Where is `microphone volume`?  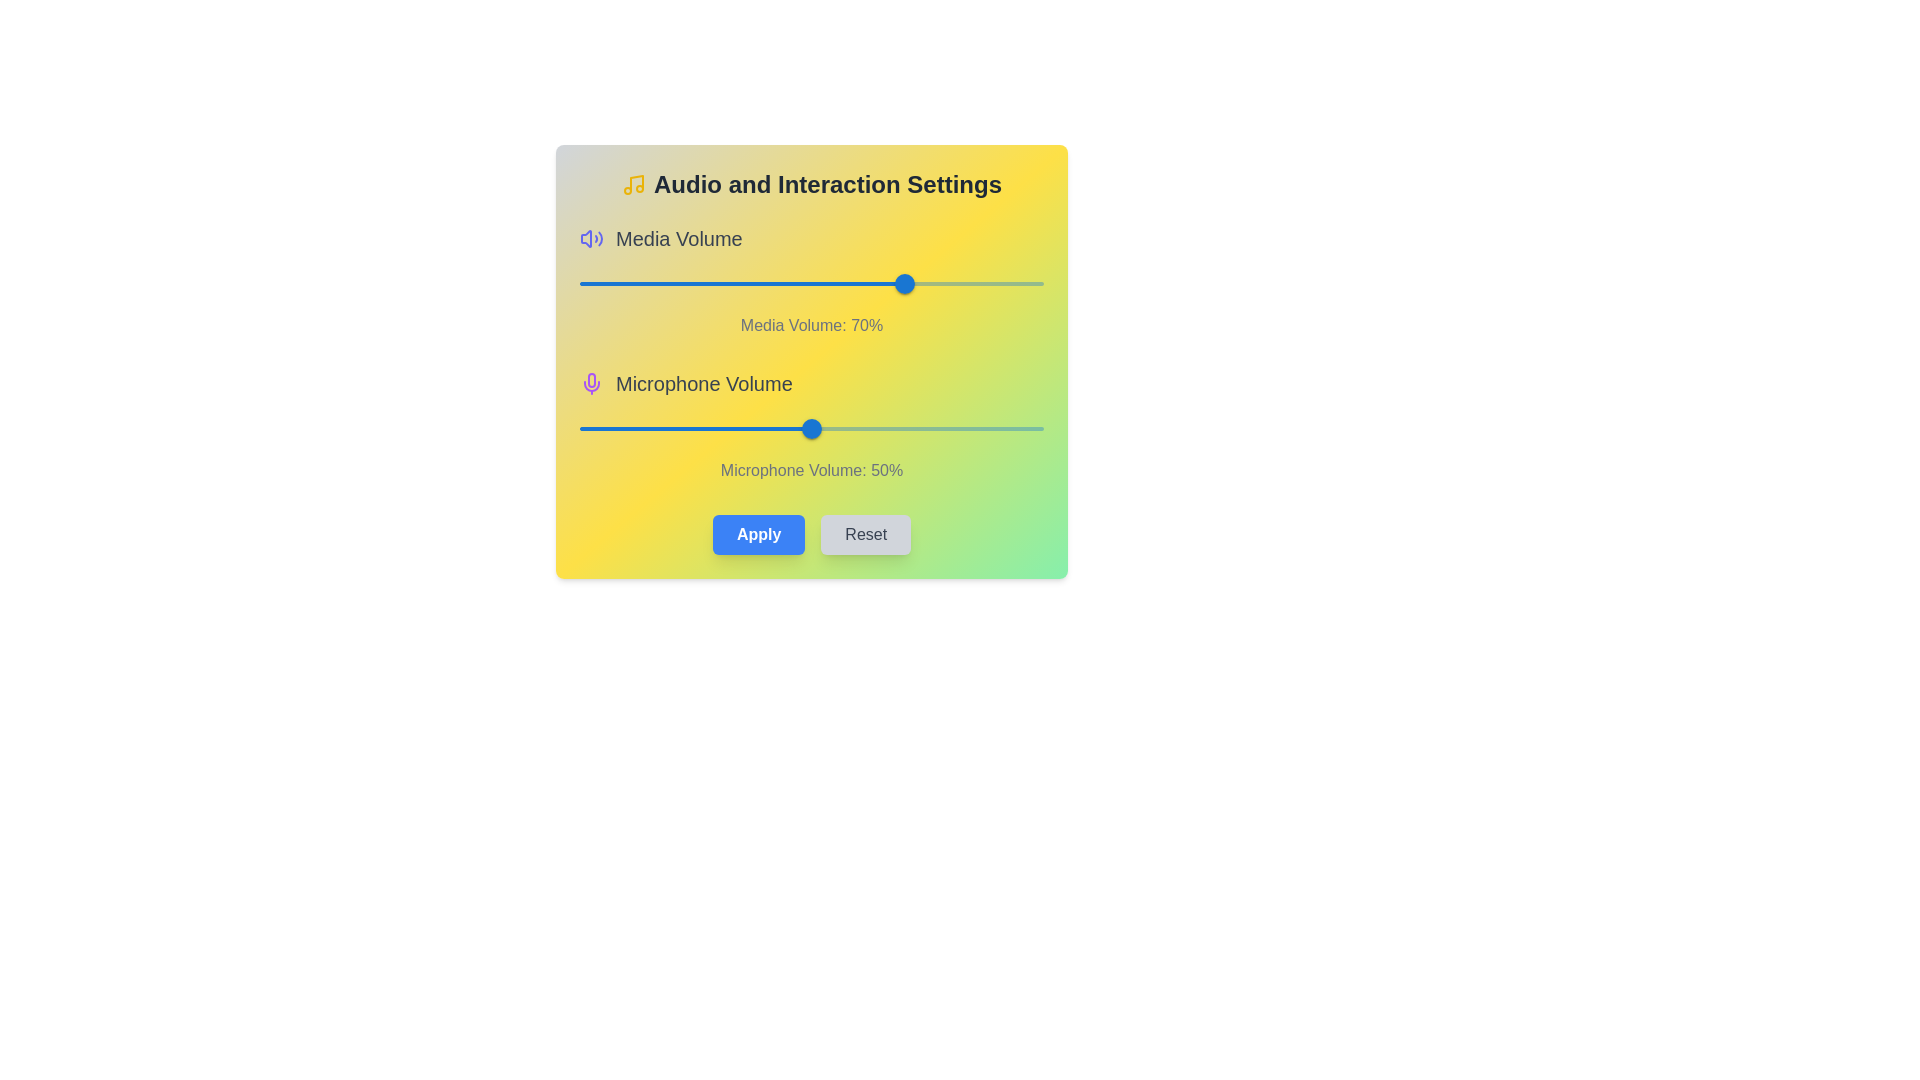 microphone volume is located at coordinates (807, 427).